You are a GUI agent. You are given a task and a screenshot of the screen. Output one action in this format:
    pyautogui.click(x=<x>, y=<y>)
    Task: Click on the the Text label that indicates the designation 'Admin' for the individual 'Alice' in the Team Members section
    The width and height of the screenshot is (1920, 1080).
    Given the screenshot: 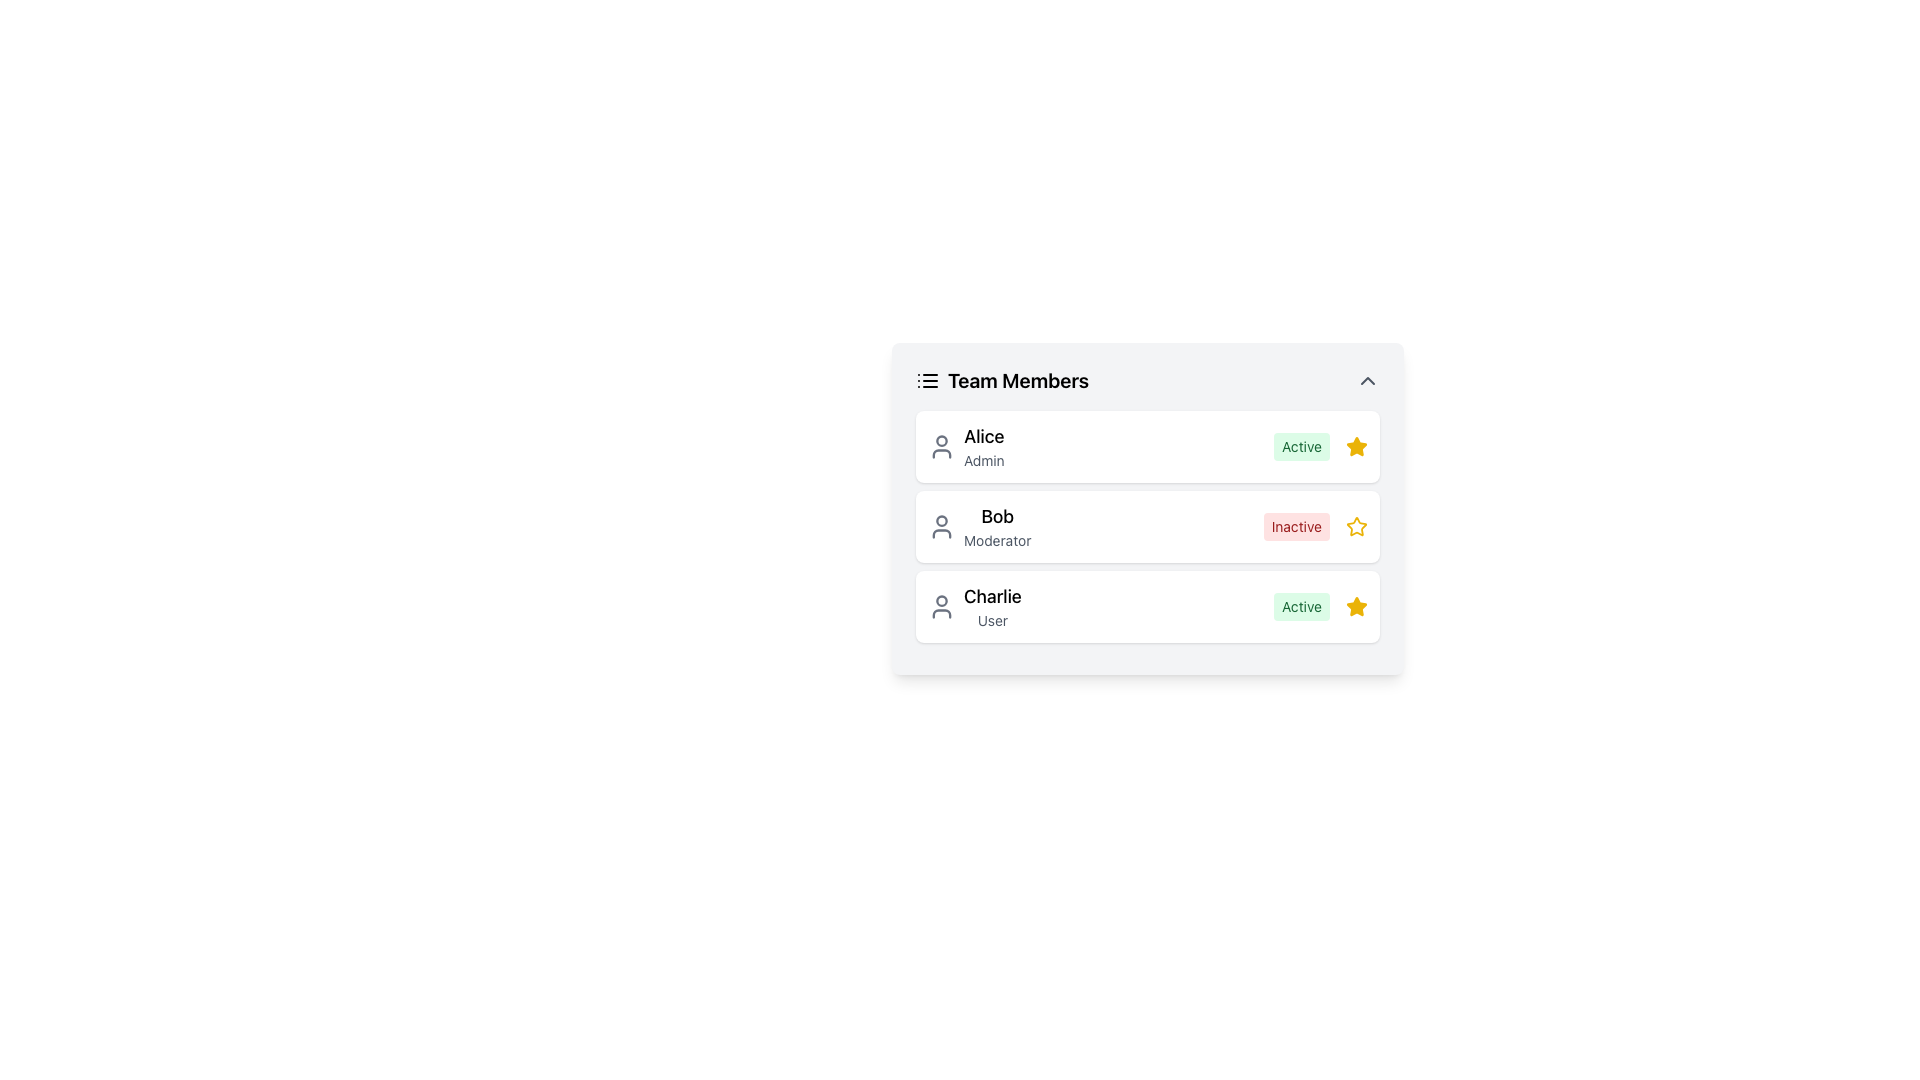 What is the action you would take?
    pyautogui.click(x=984, y=461)
    